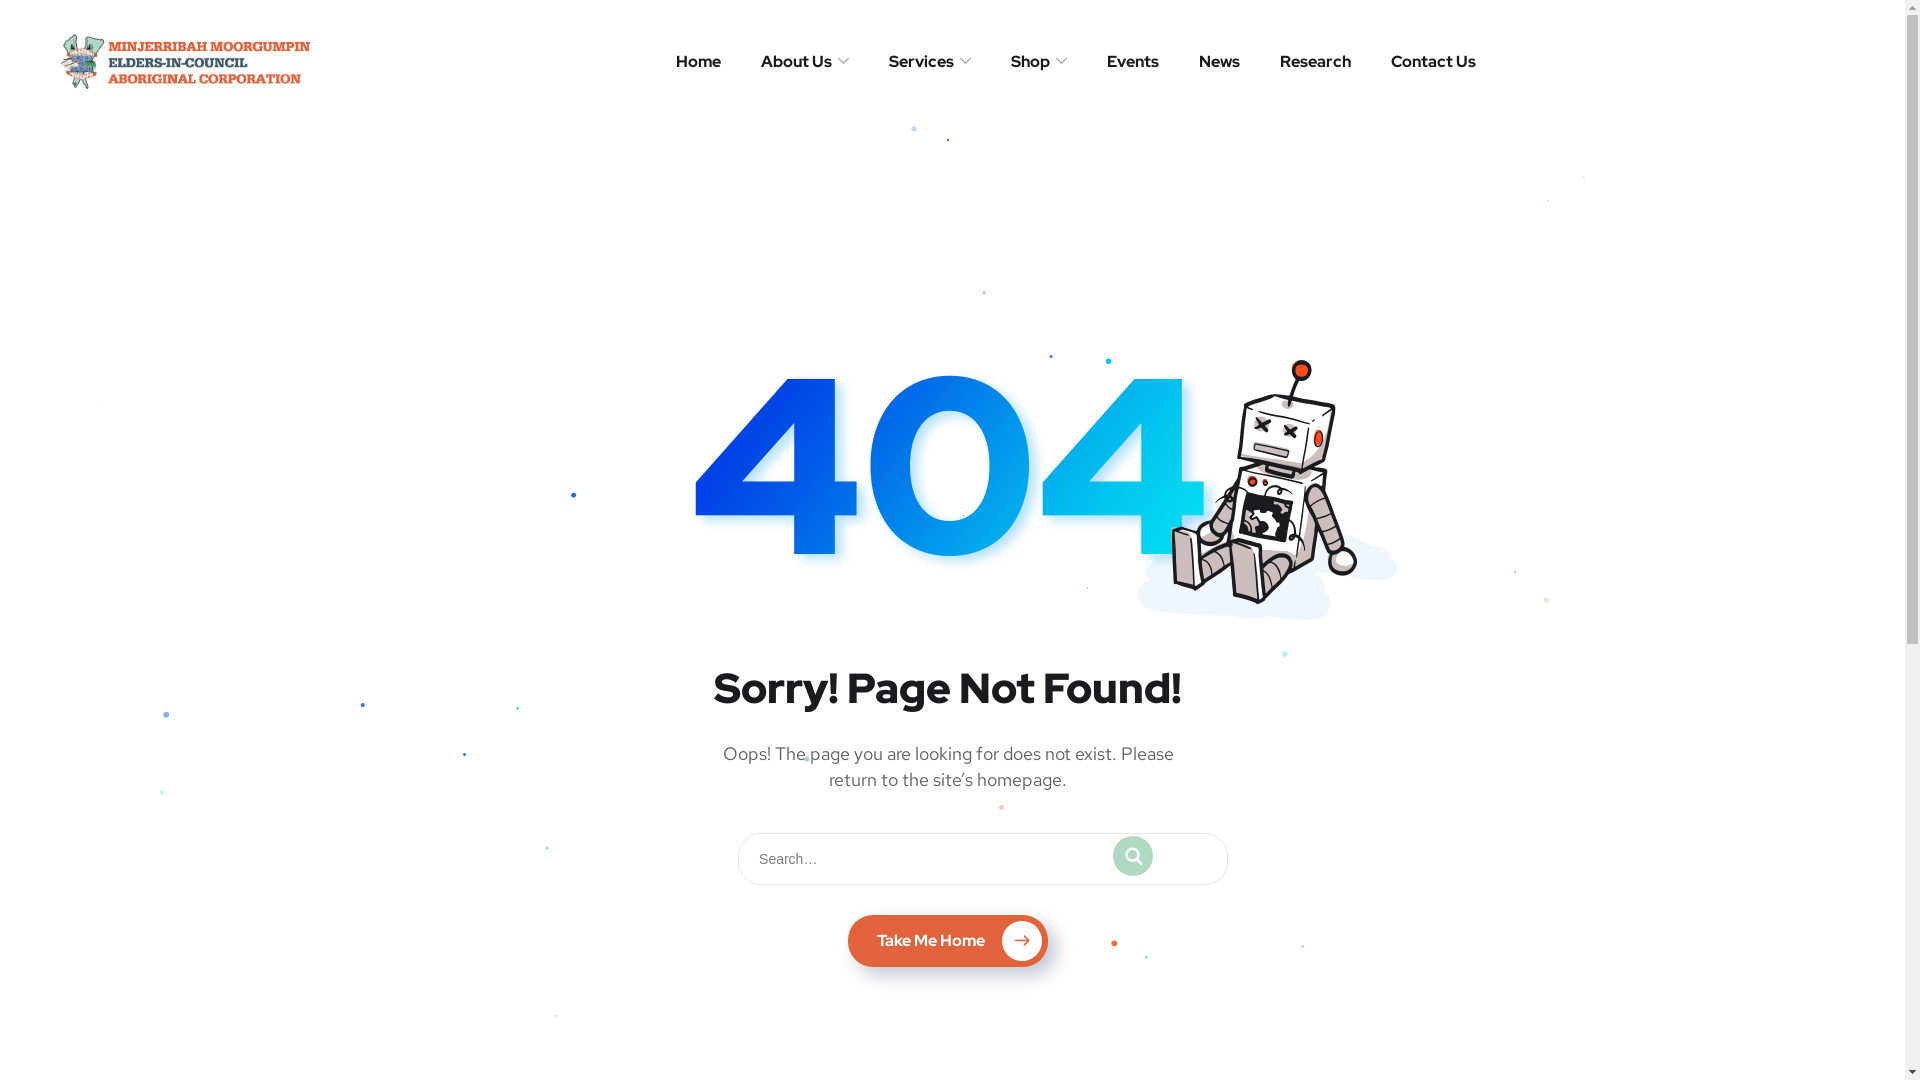 The height and width of the screenshot is (1080, 1920). I want to click on 'Research', so click(1280, 60).